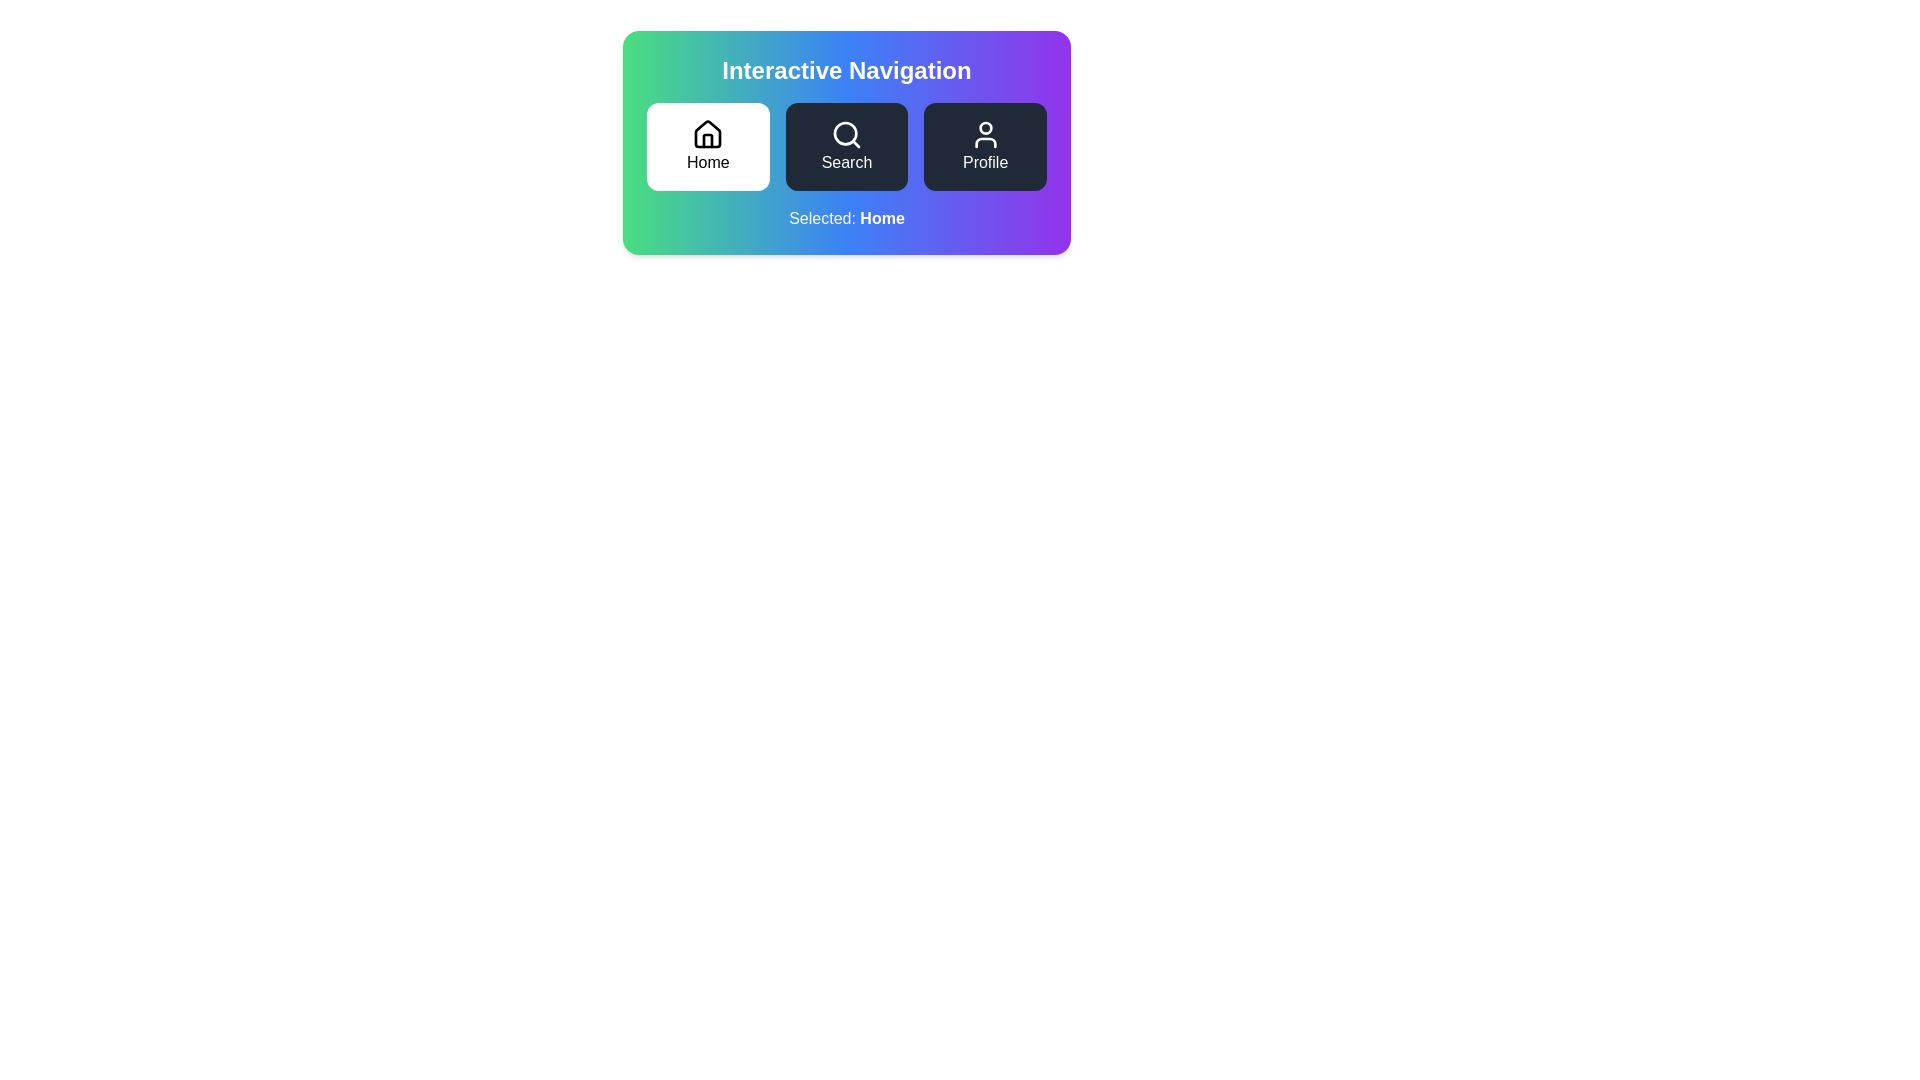 The width and height of the screenshot is (1920, 1080). Describe the element at coordinates (708, 145) in the screenshot. I see `the 'Home' button, which is a rectangular button with rounded corners, white background, and black text featuring a house icon above the text, located at the far left of the navigation bar` at that location.